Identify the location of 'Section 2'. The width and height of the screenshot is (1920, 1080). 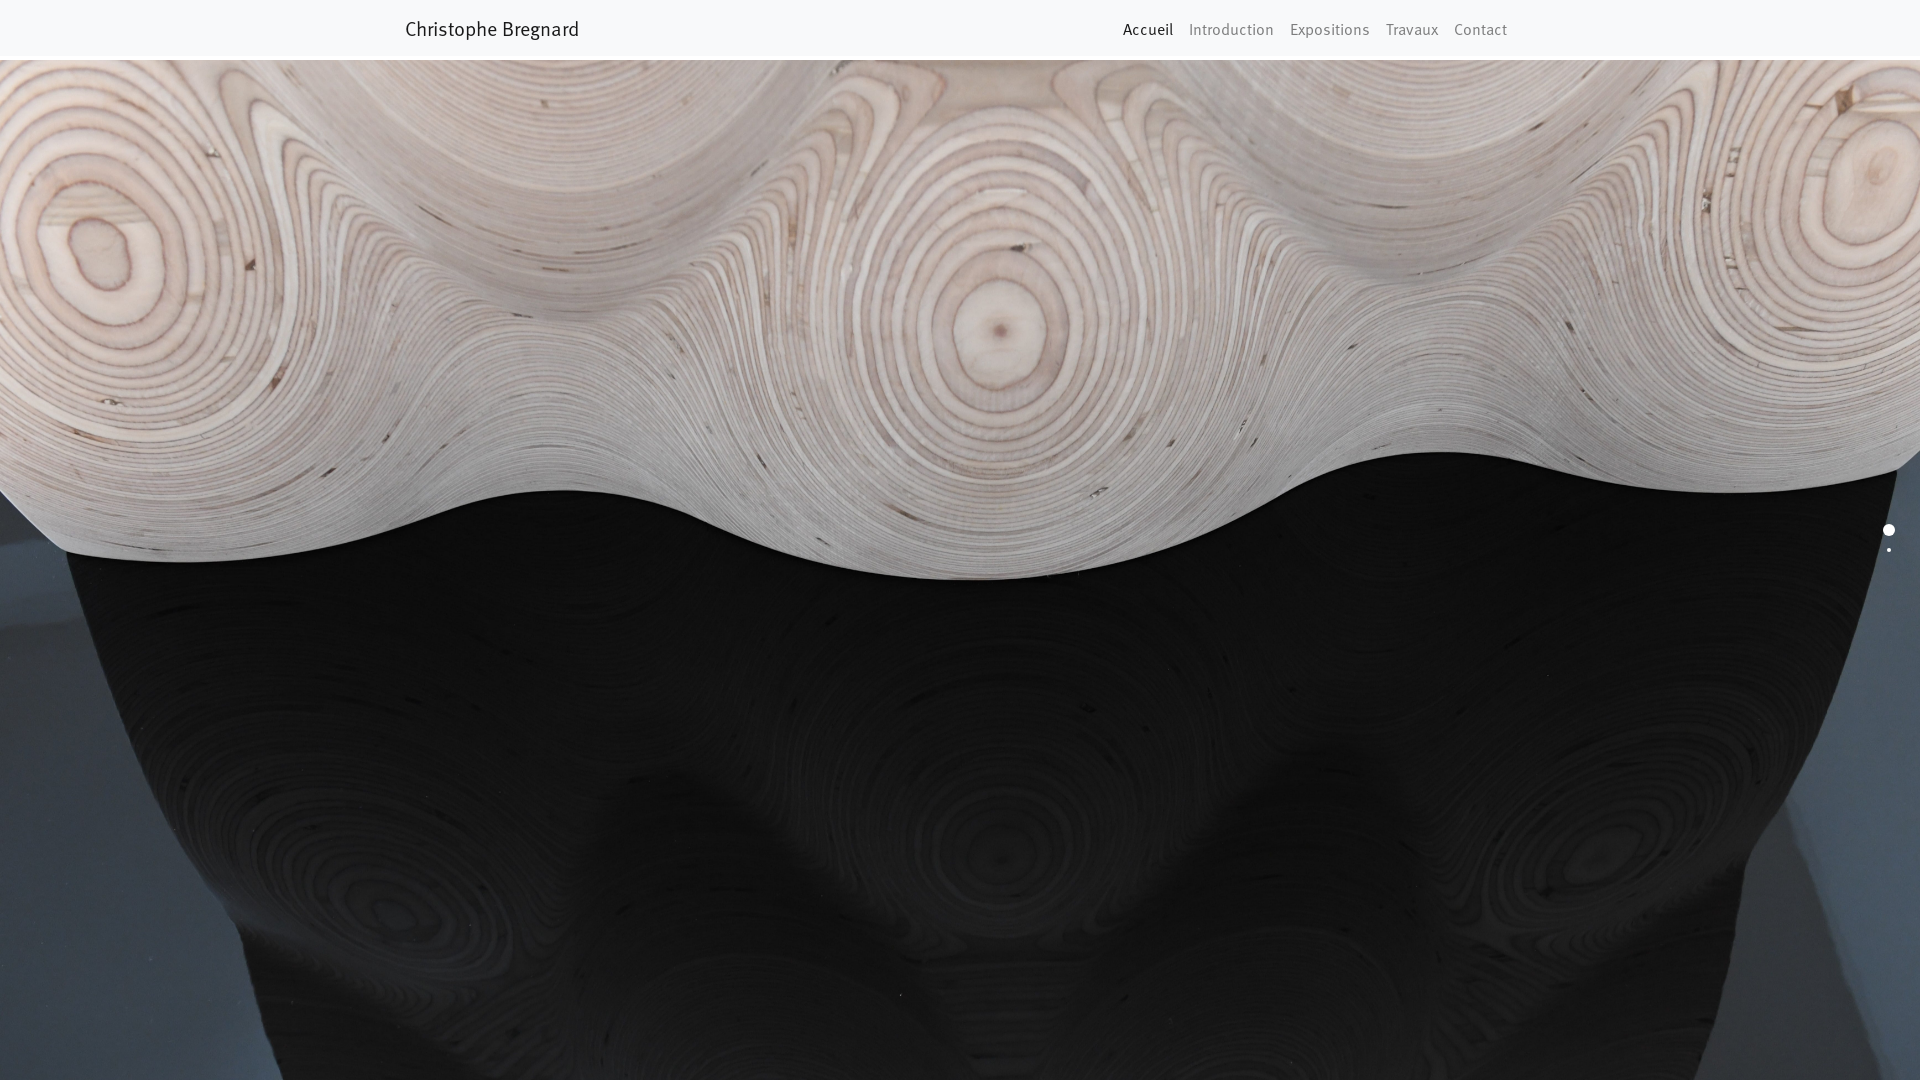
(1888, 550).